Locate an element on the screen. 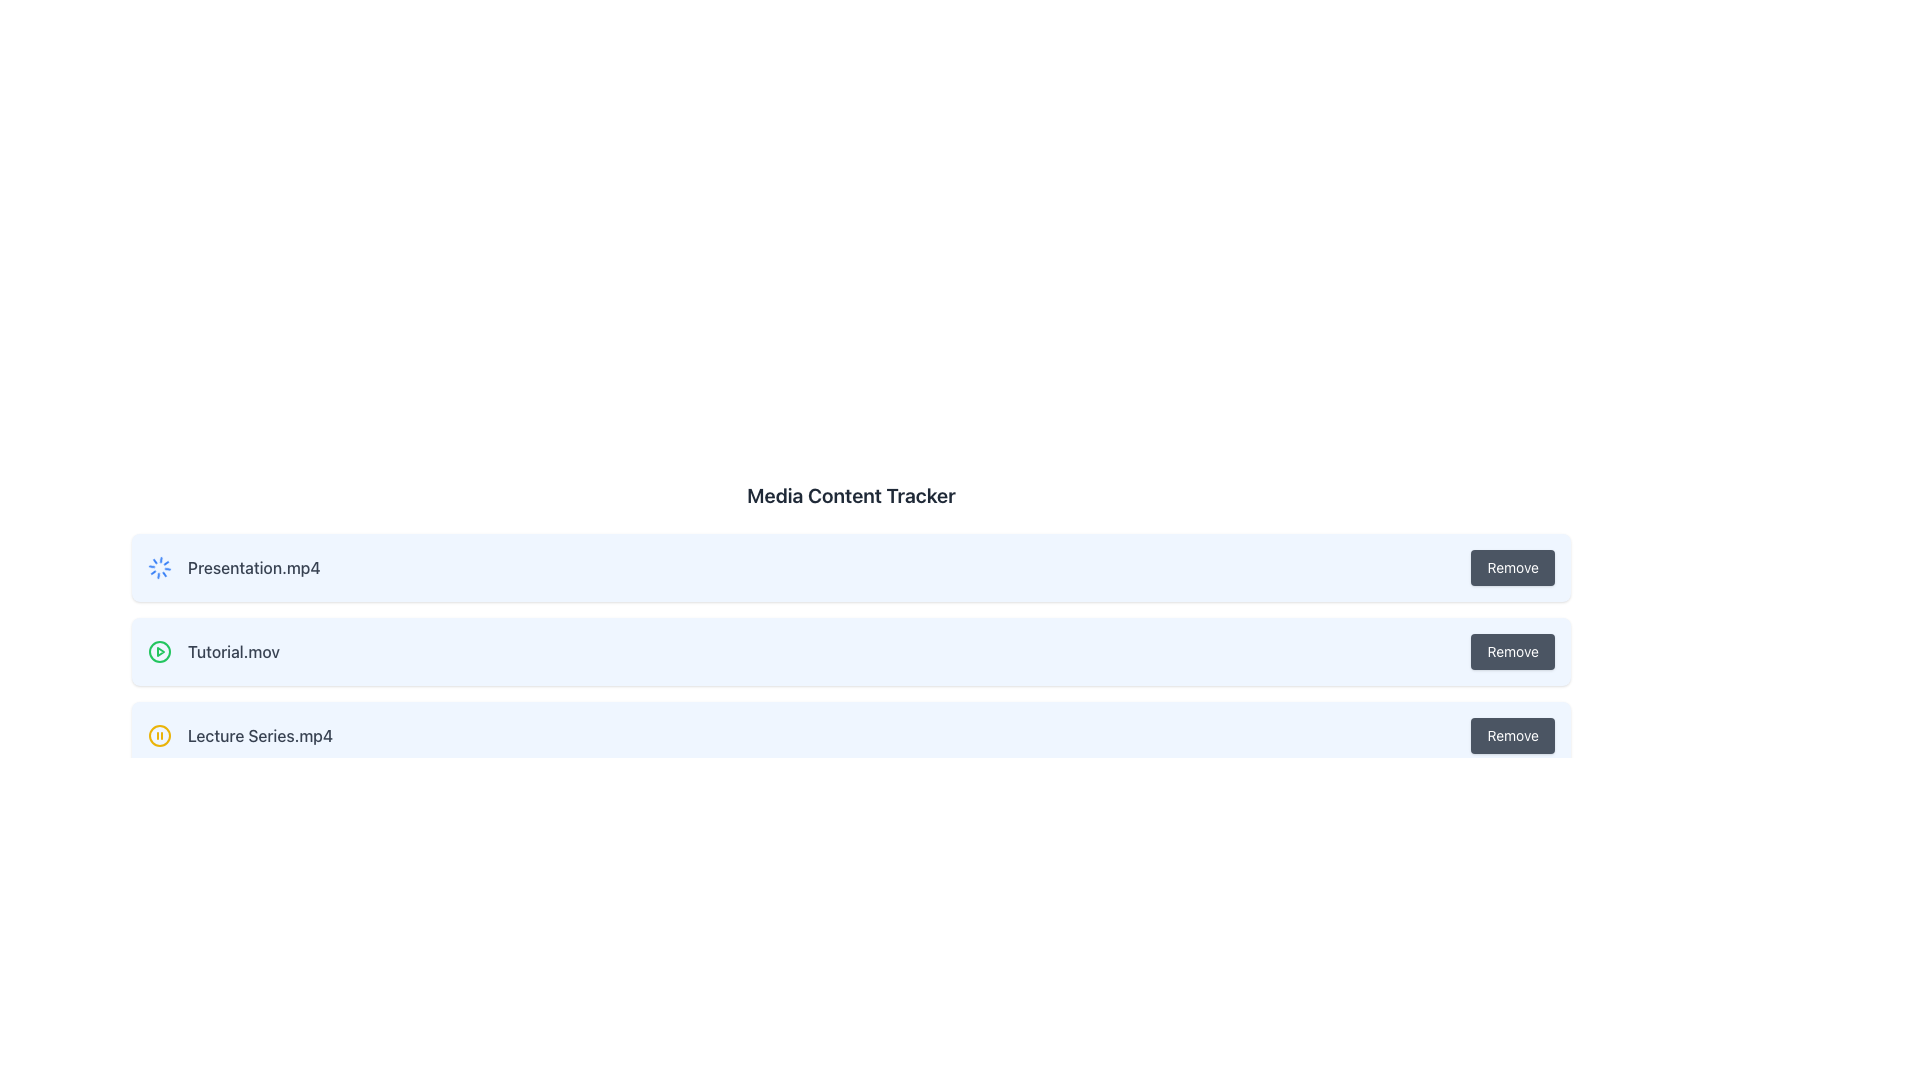  the 'Tutorial.mov' text label element is located at coordinates (234, 651).